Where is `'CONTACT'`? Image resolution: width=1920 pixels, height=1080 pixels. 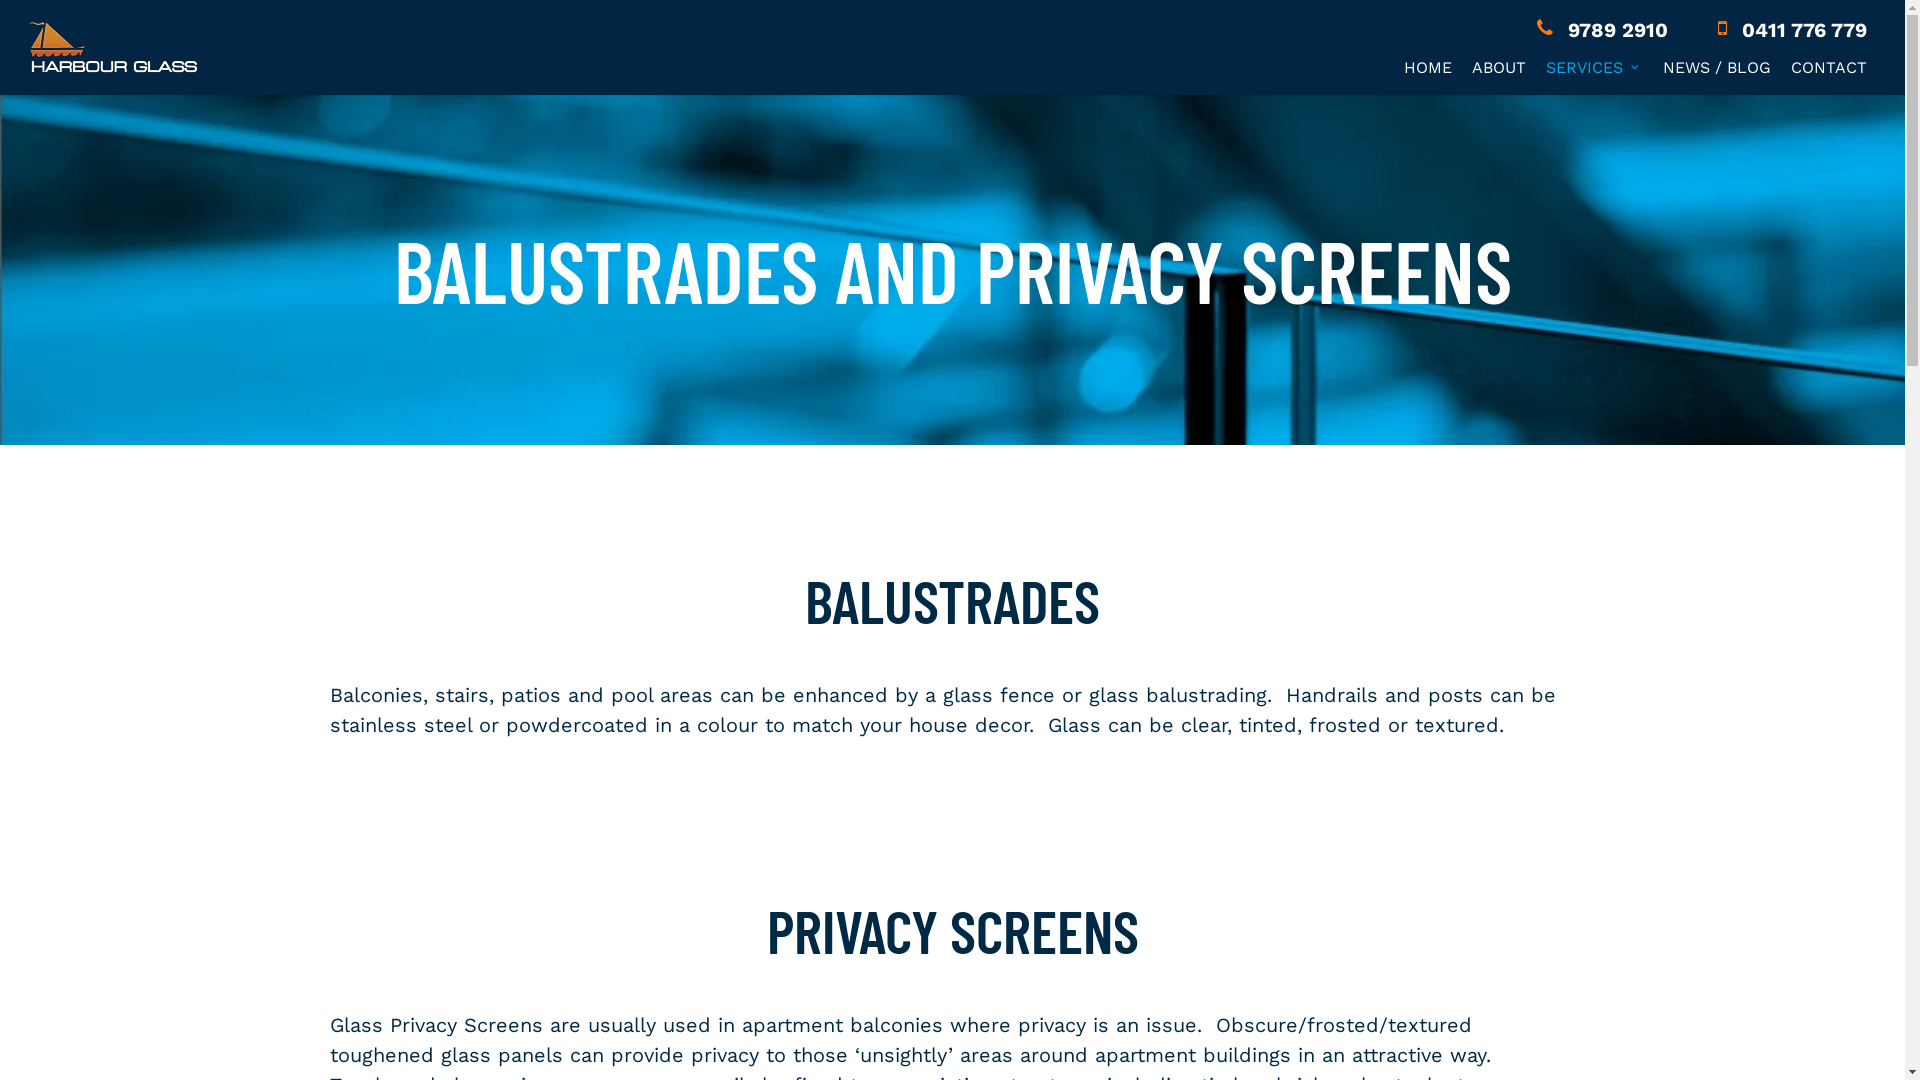
'CONTACT' is located at coordinates (1828, 65).